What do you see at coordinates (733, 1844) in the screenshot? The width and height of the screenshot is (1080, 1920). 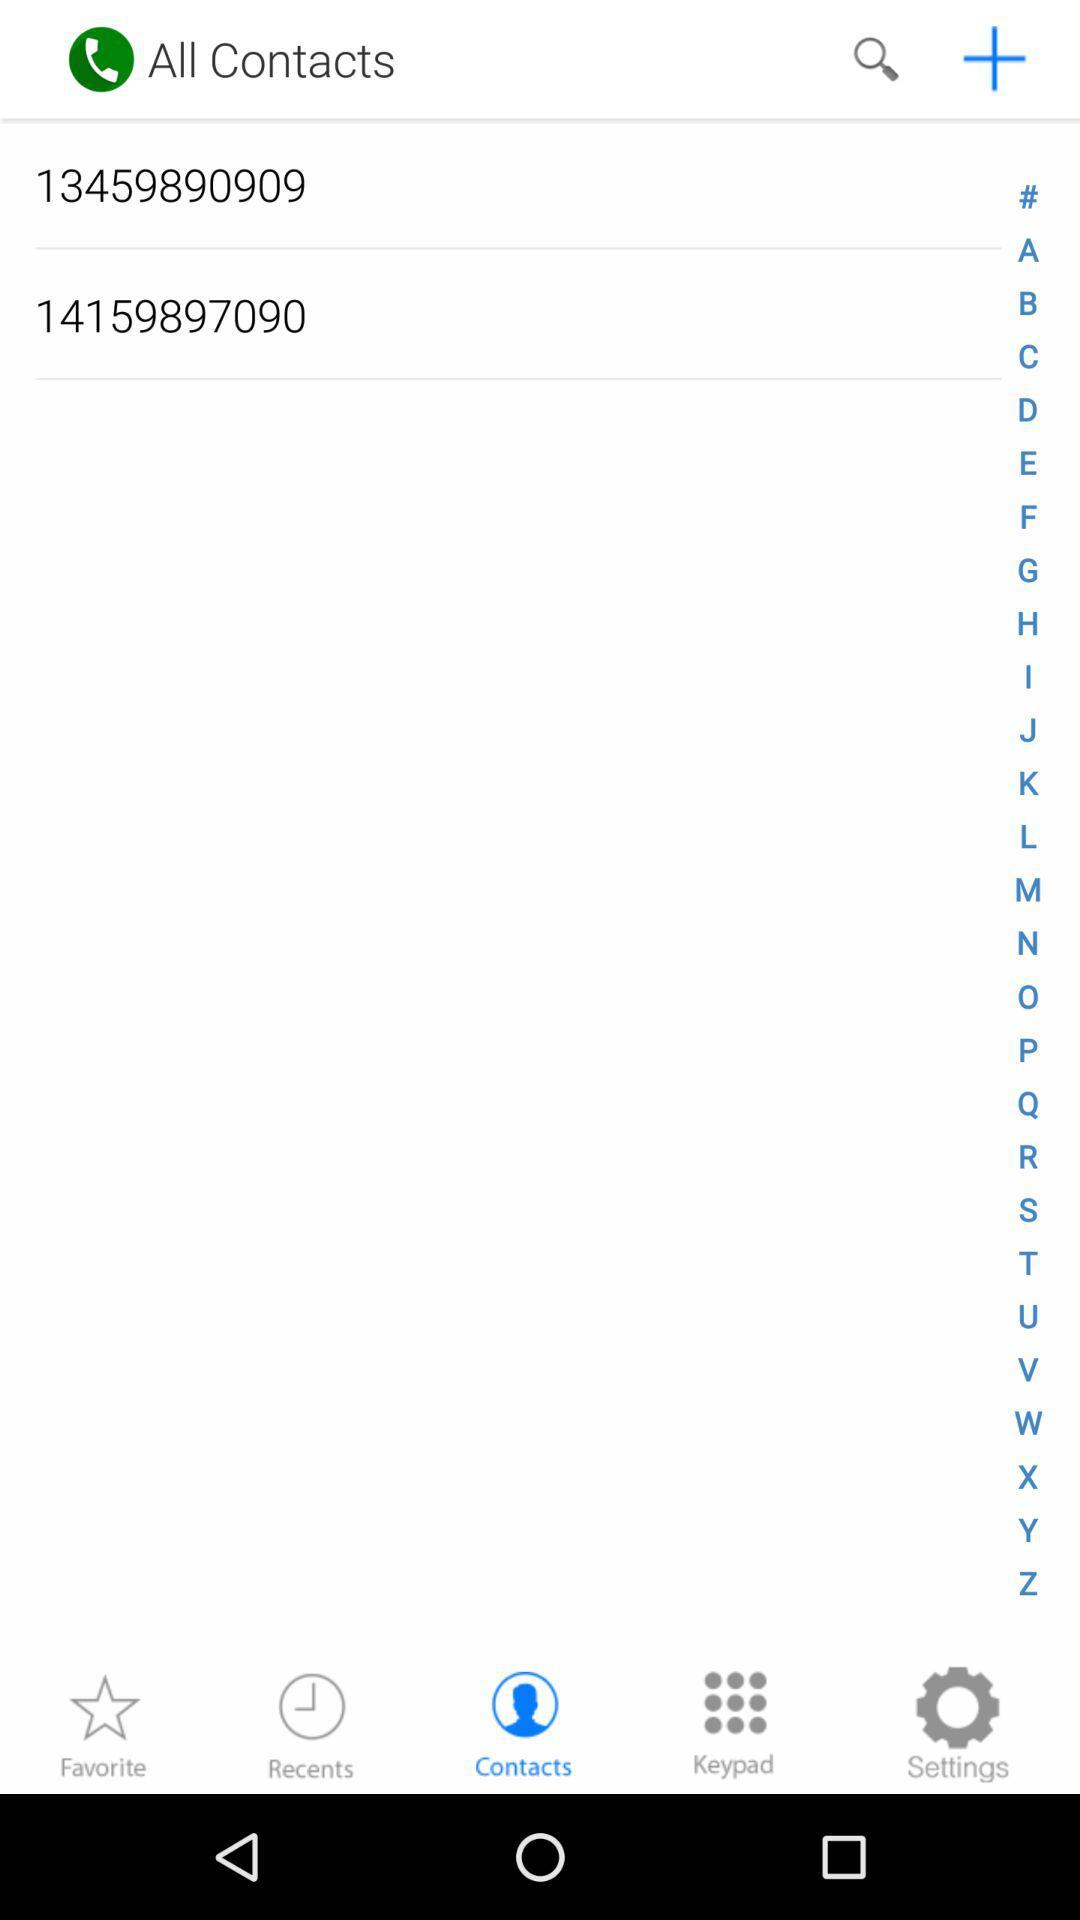 I see `the dialpad icon` at bounding box center [733, 1844].